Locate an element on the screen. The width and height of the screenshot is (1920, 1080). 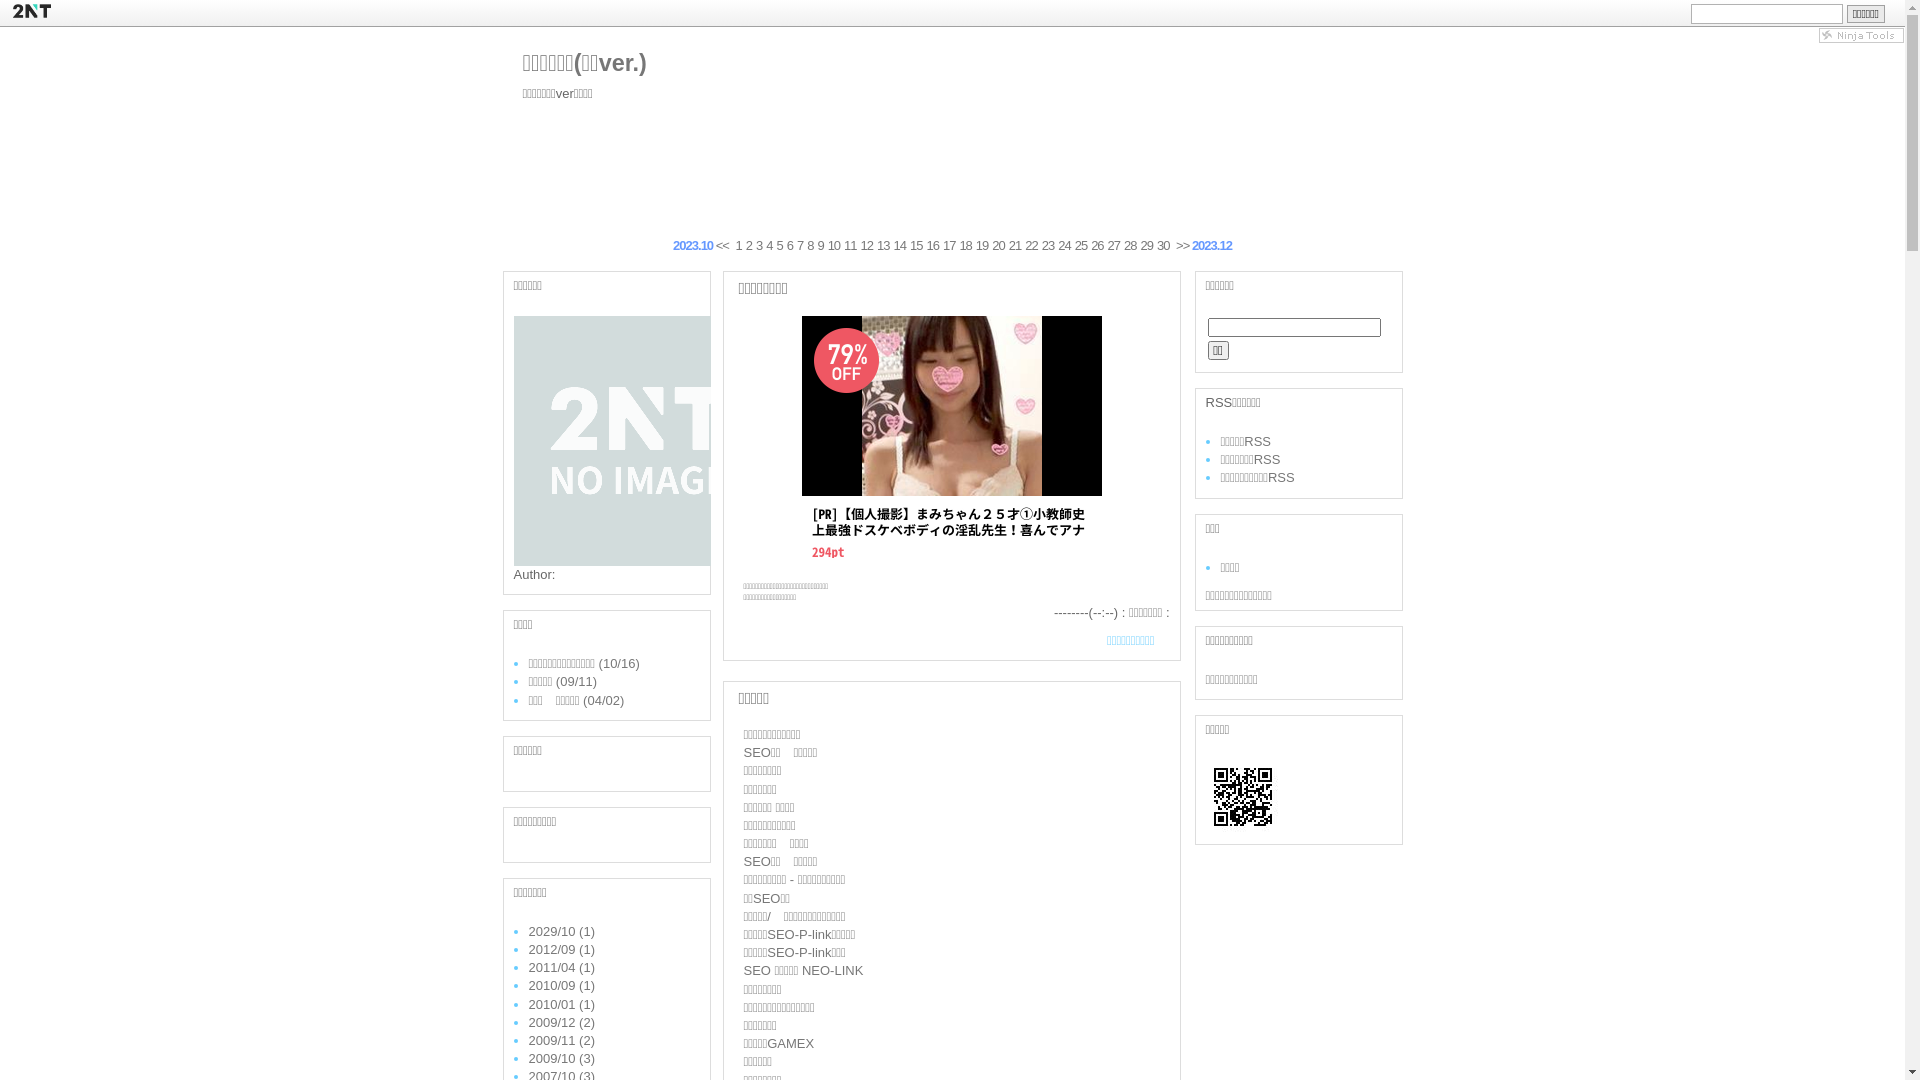
'2023.10' is located at coordinates (692, 244).